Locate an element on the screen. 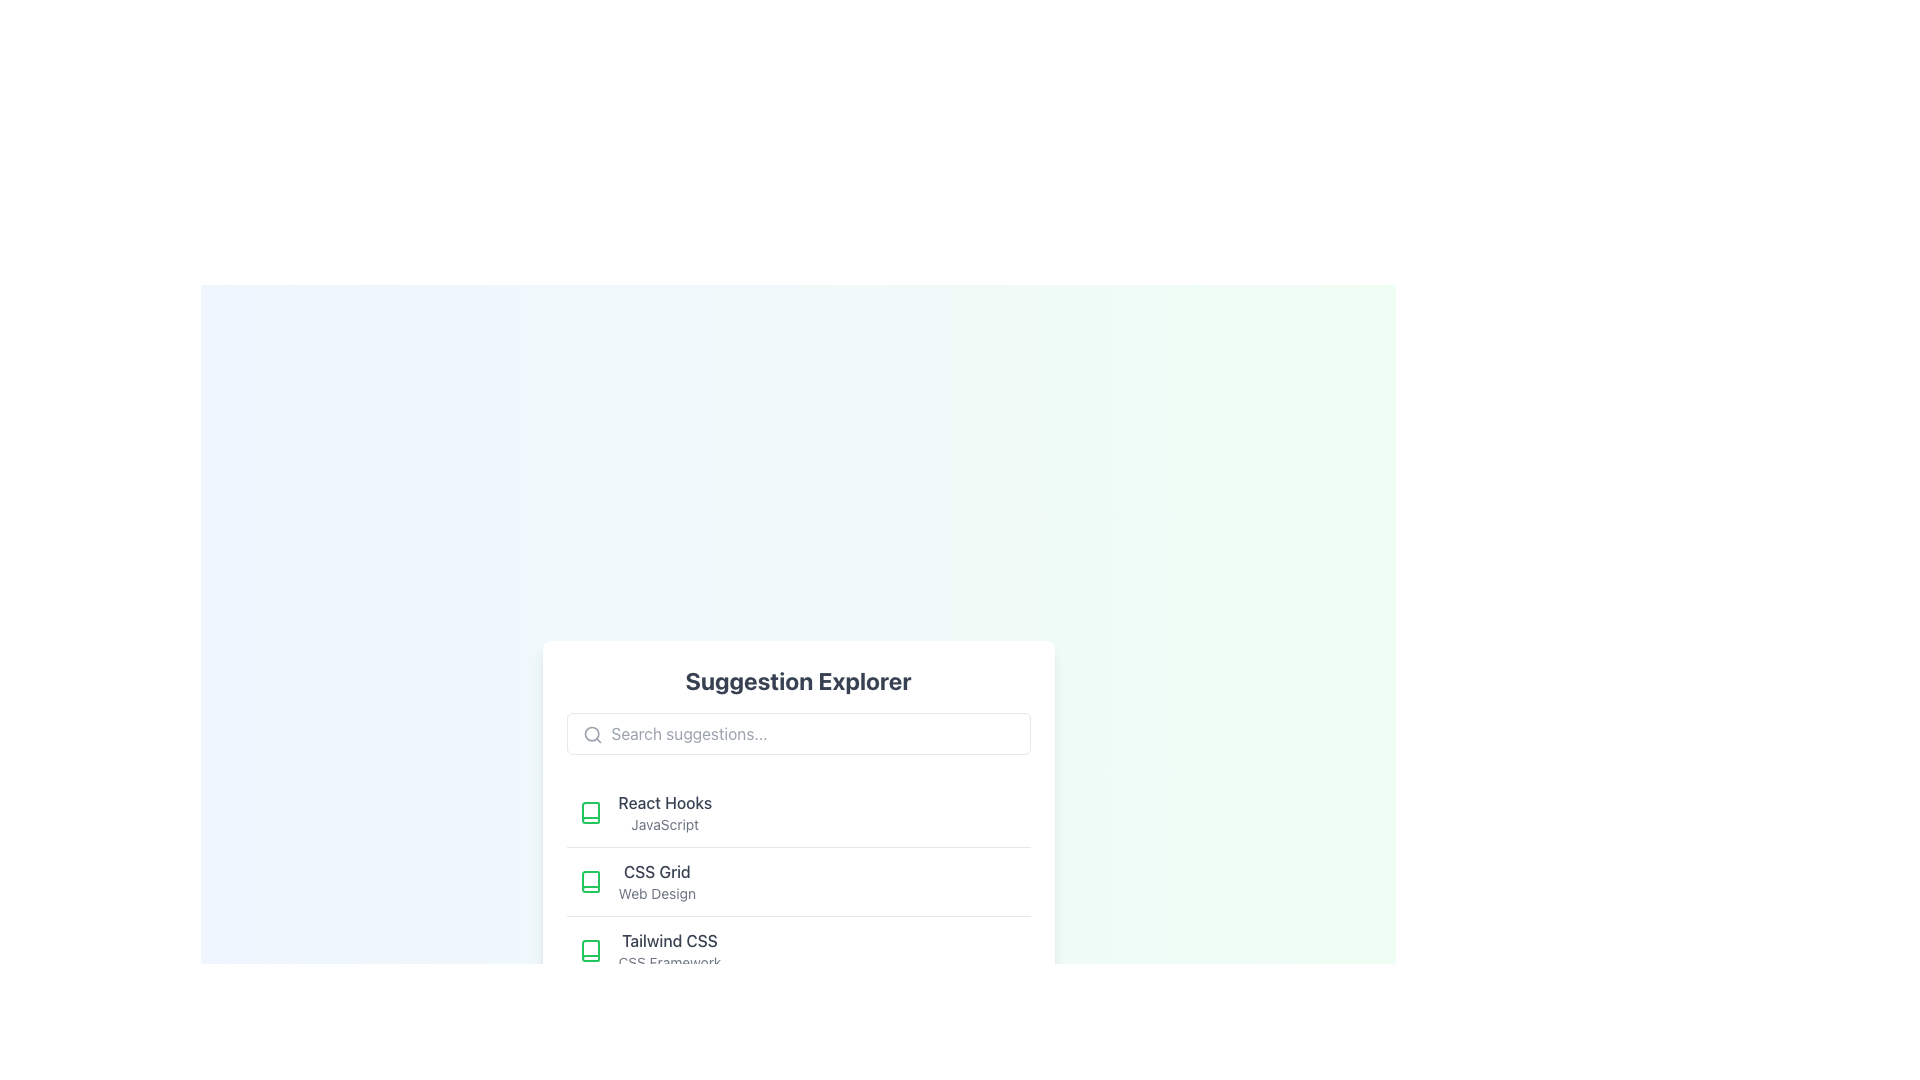 The width and height of the screenshot is (1920, 1080). the icon that serves as a visual cue for the CSS Grid suggestion, positioned to the left of the 'CSS Grid' text and above the 'Web Design' subtext is located at coordinates (589, 881).